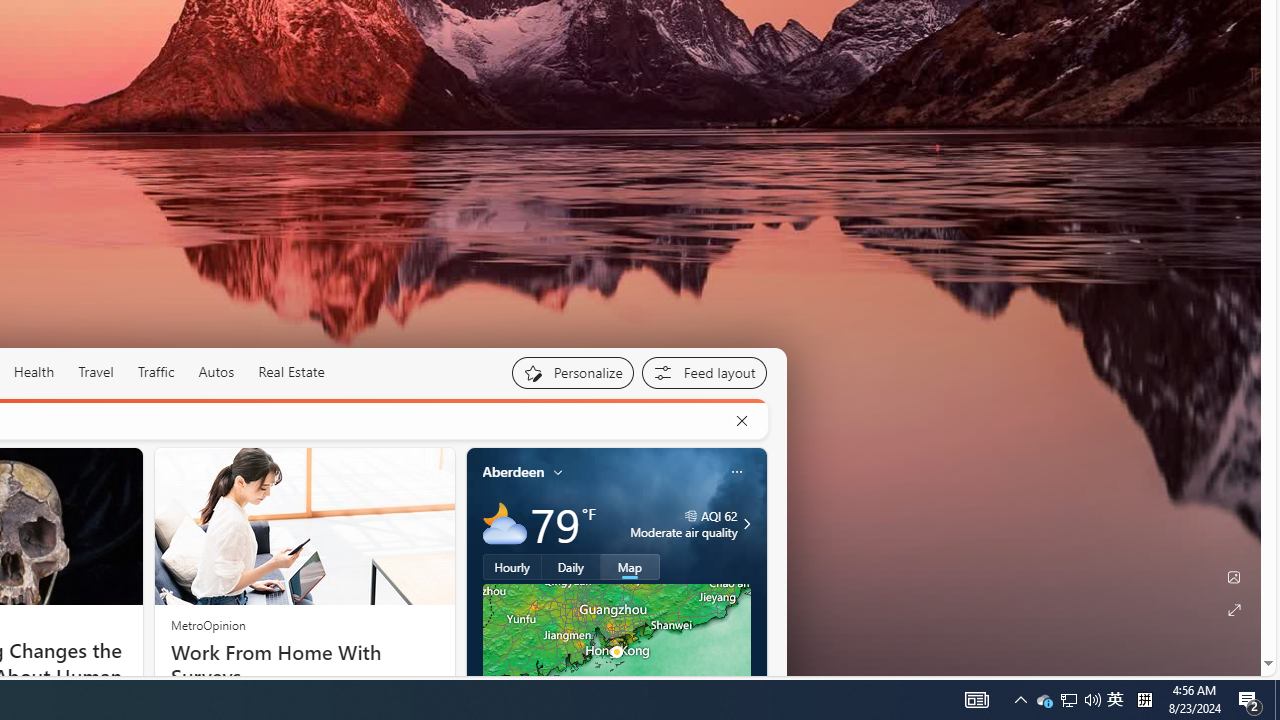  I want to click on 'Autos', so click(216, 372).